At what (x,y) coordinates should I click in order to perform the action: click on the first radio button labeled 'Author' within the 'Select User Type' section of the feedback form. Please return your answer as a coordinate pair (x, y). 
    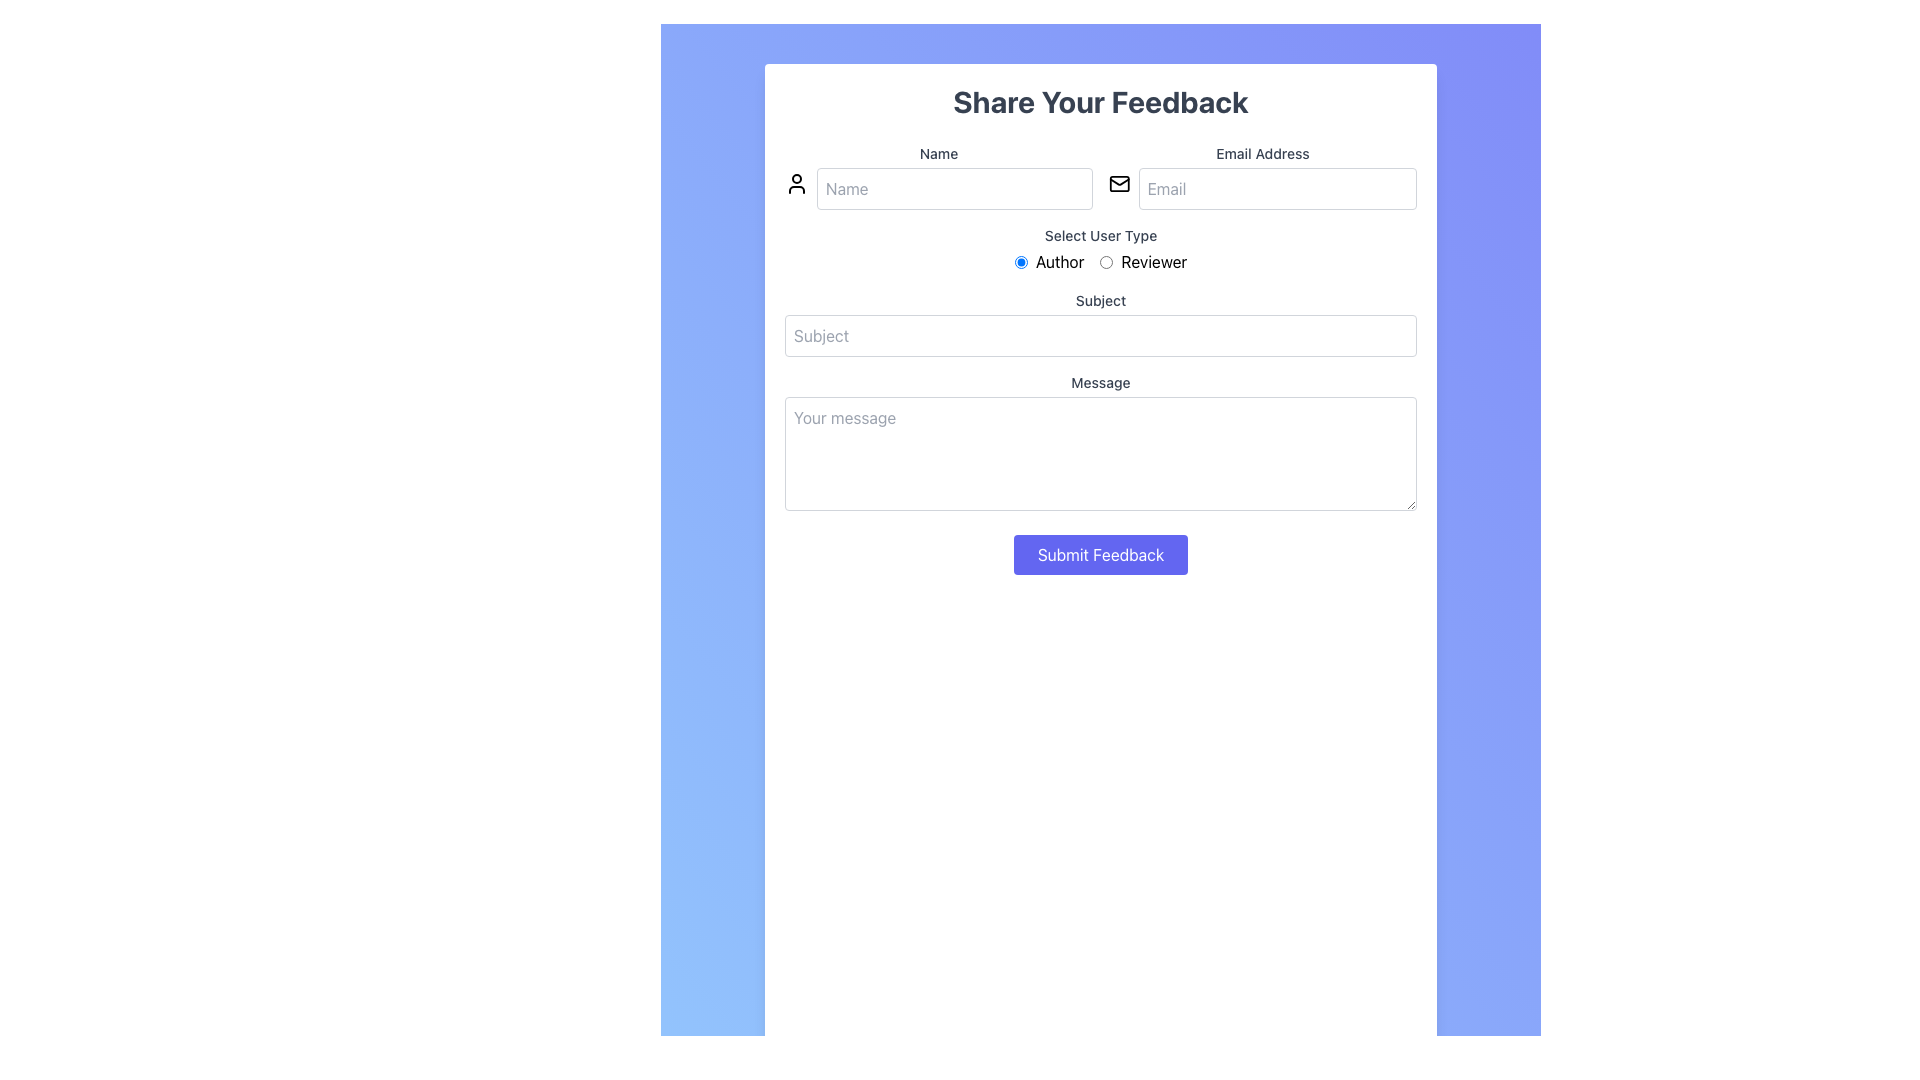
    Looking at the image, I should click on (1021, 261).